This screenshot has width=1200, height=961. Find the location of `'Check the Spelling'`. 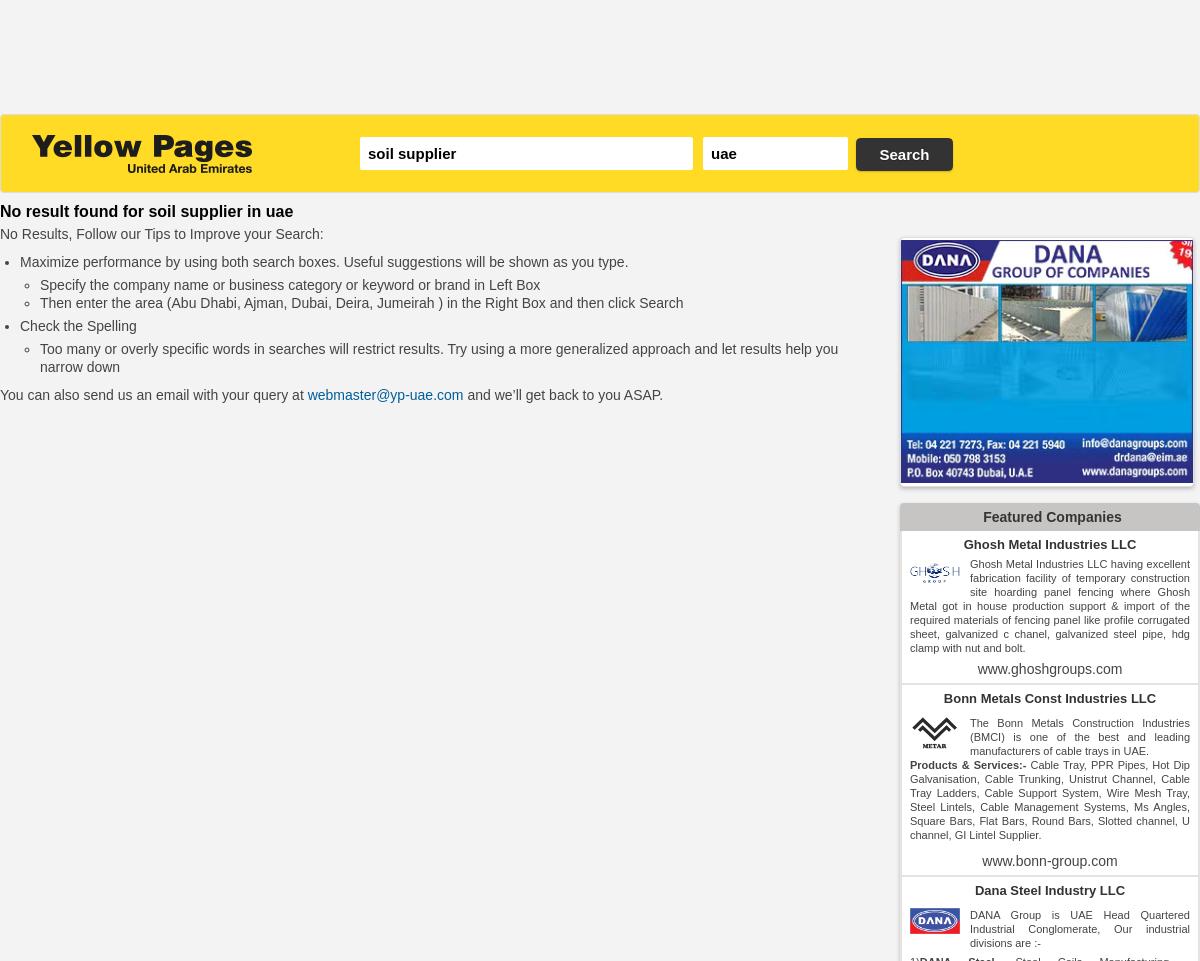

'Check the Spelling' is located at coordinates (78, 324).